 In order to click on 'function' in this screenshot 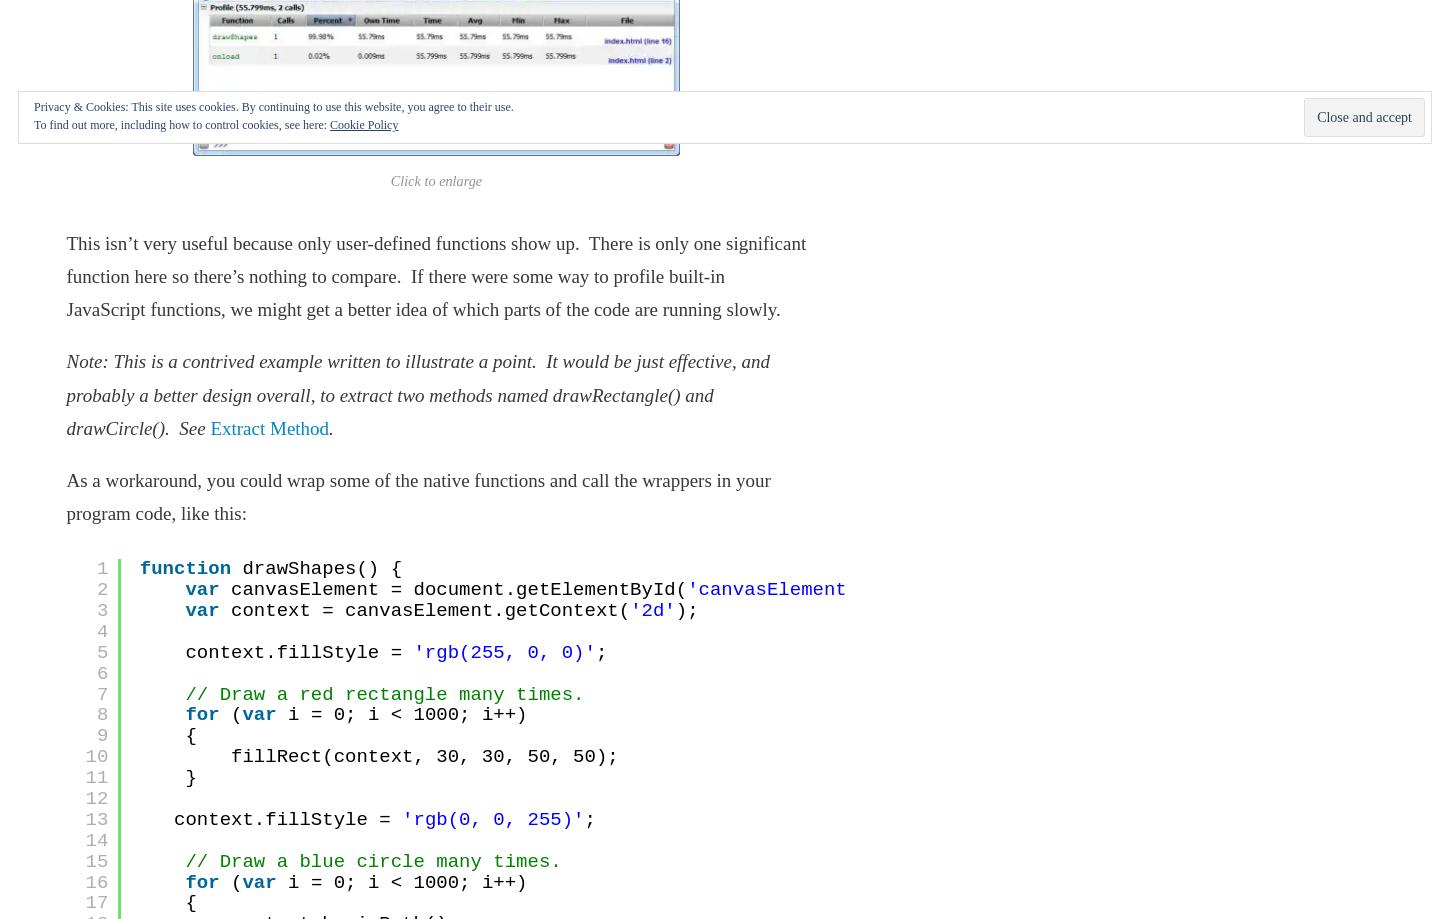, I will do `click(184, 569)`.